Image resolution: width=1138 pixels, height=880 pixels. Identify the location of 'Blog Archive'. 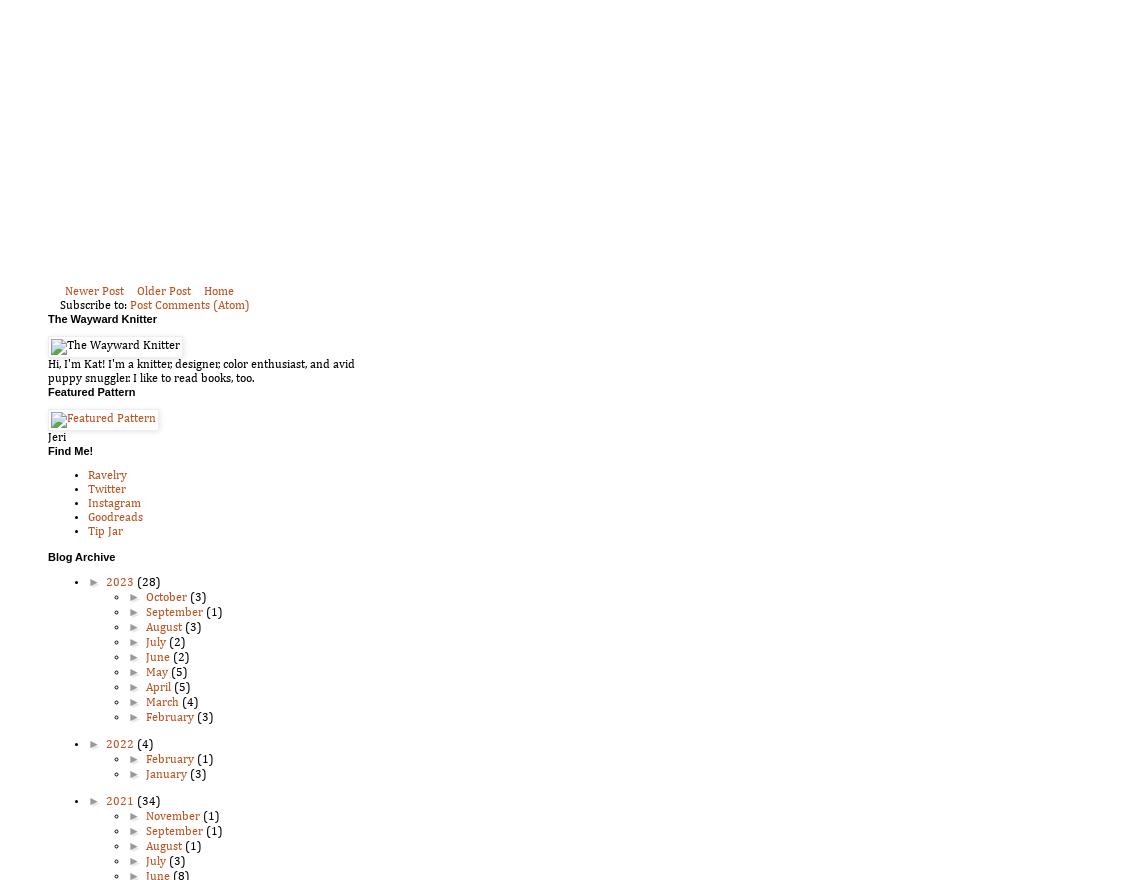
(80, 555).